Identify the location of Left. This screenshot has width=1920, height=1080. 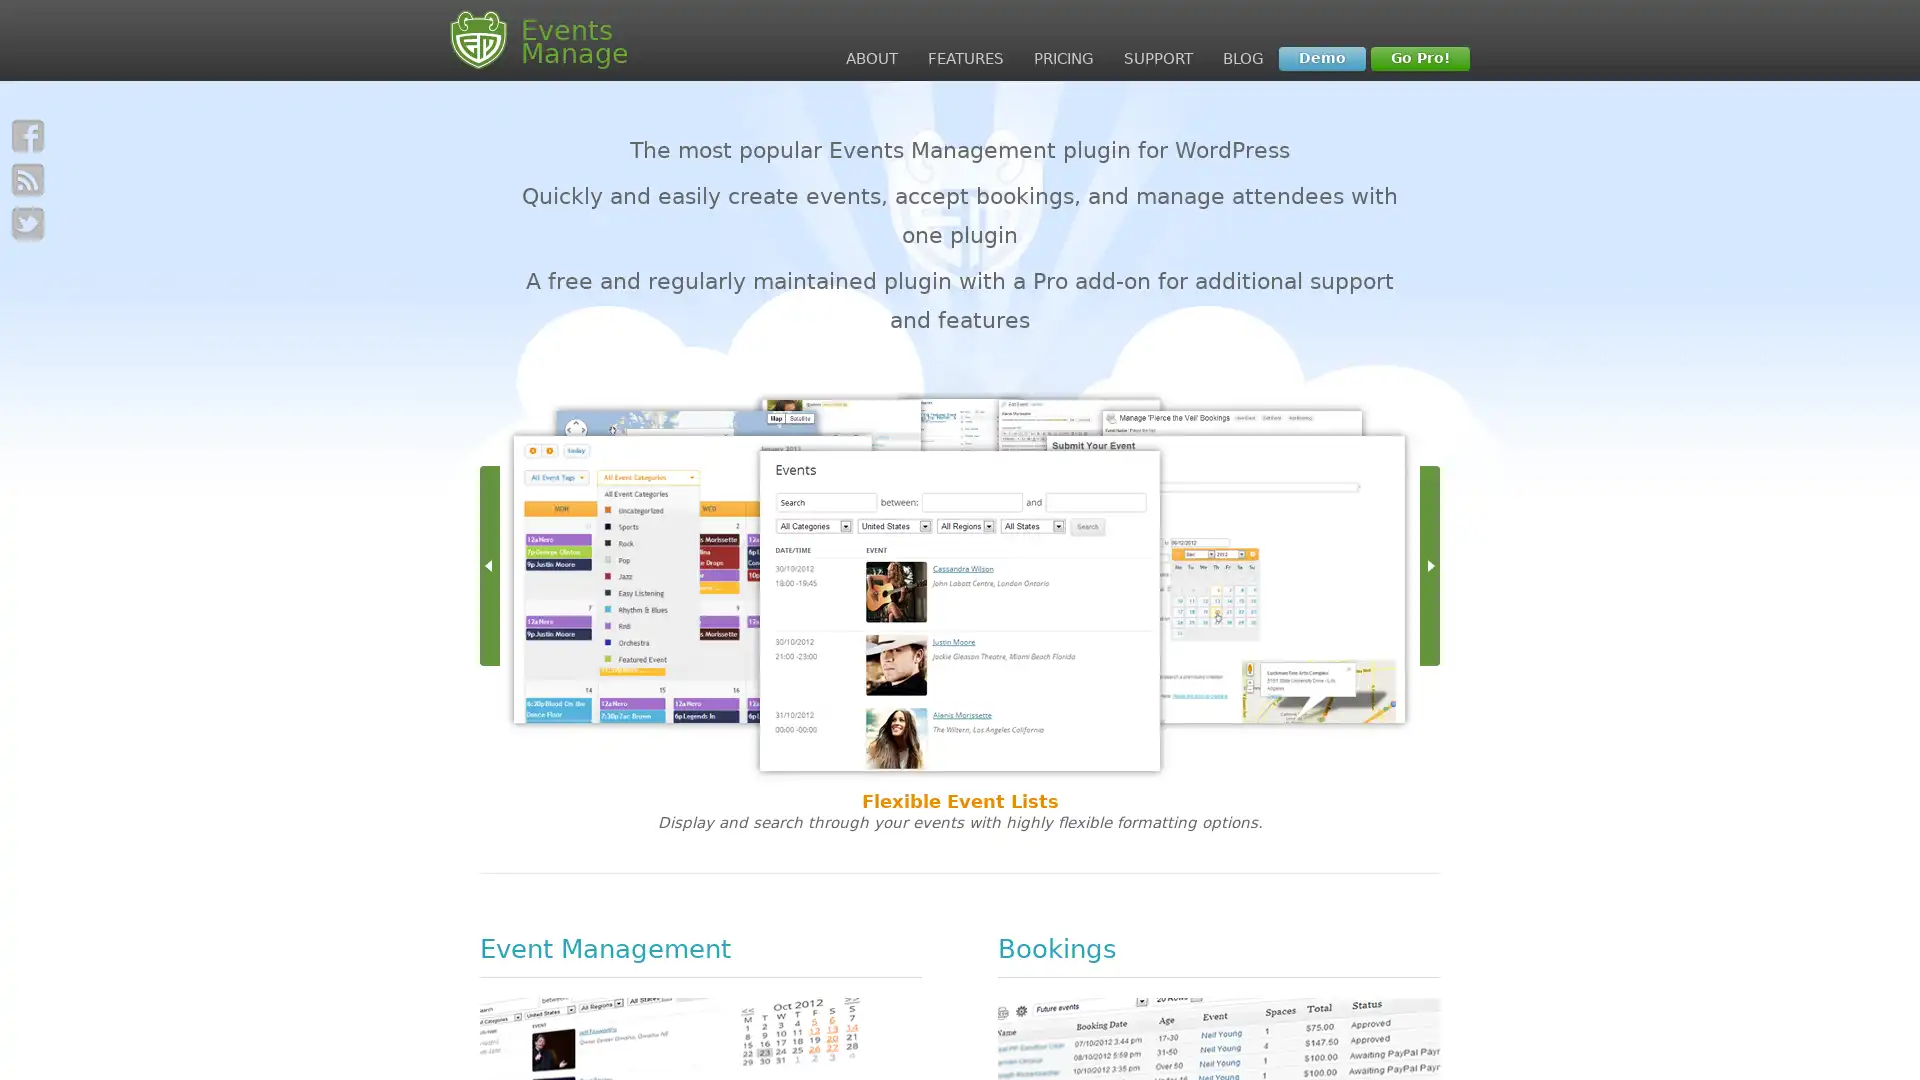
(489, 564).